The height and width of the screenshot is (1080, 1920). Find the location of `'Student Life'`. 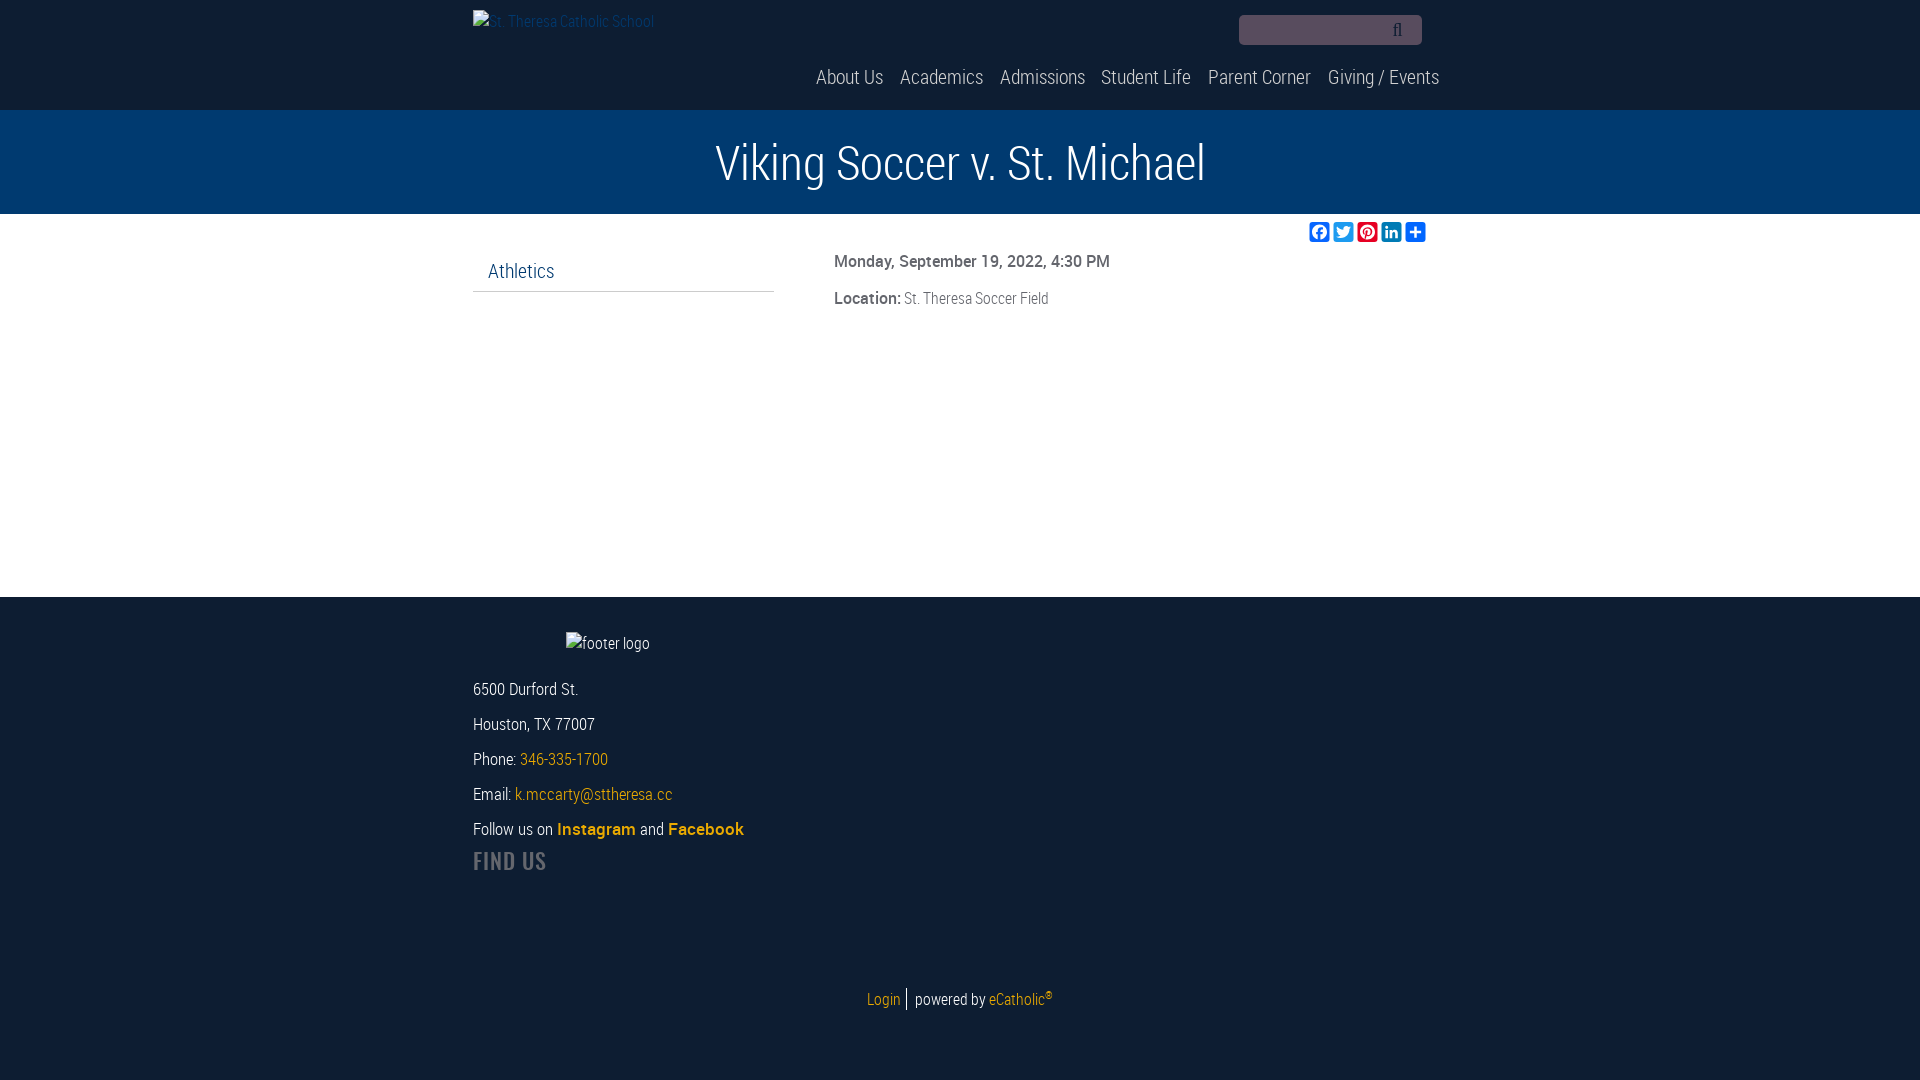

'Student Life' is located at coordinates (1146, 75).